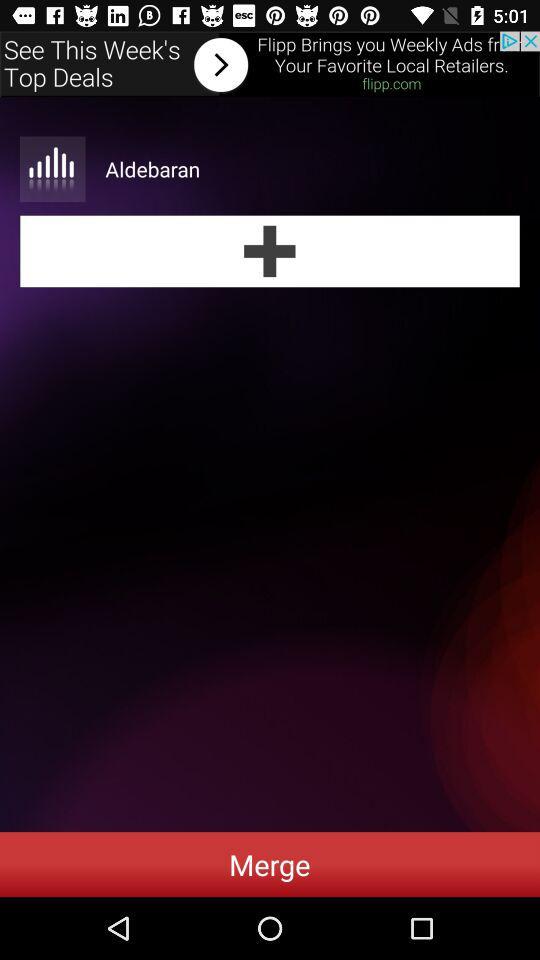 Image resolution: width=540 pixels, height=960 pixels. Describe the element at coordinates (270, 64) in the screenshot. I see `flipp advertisement` at that location.